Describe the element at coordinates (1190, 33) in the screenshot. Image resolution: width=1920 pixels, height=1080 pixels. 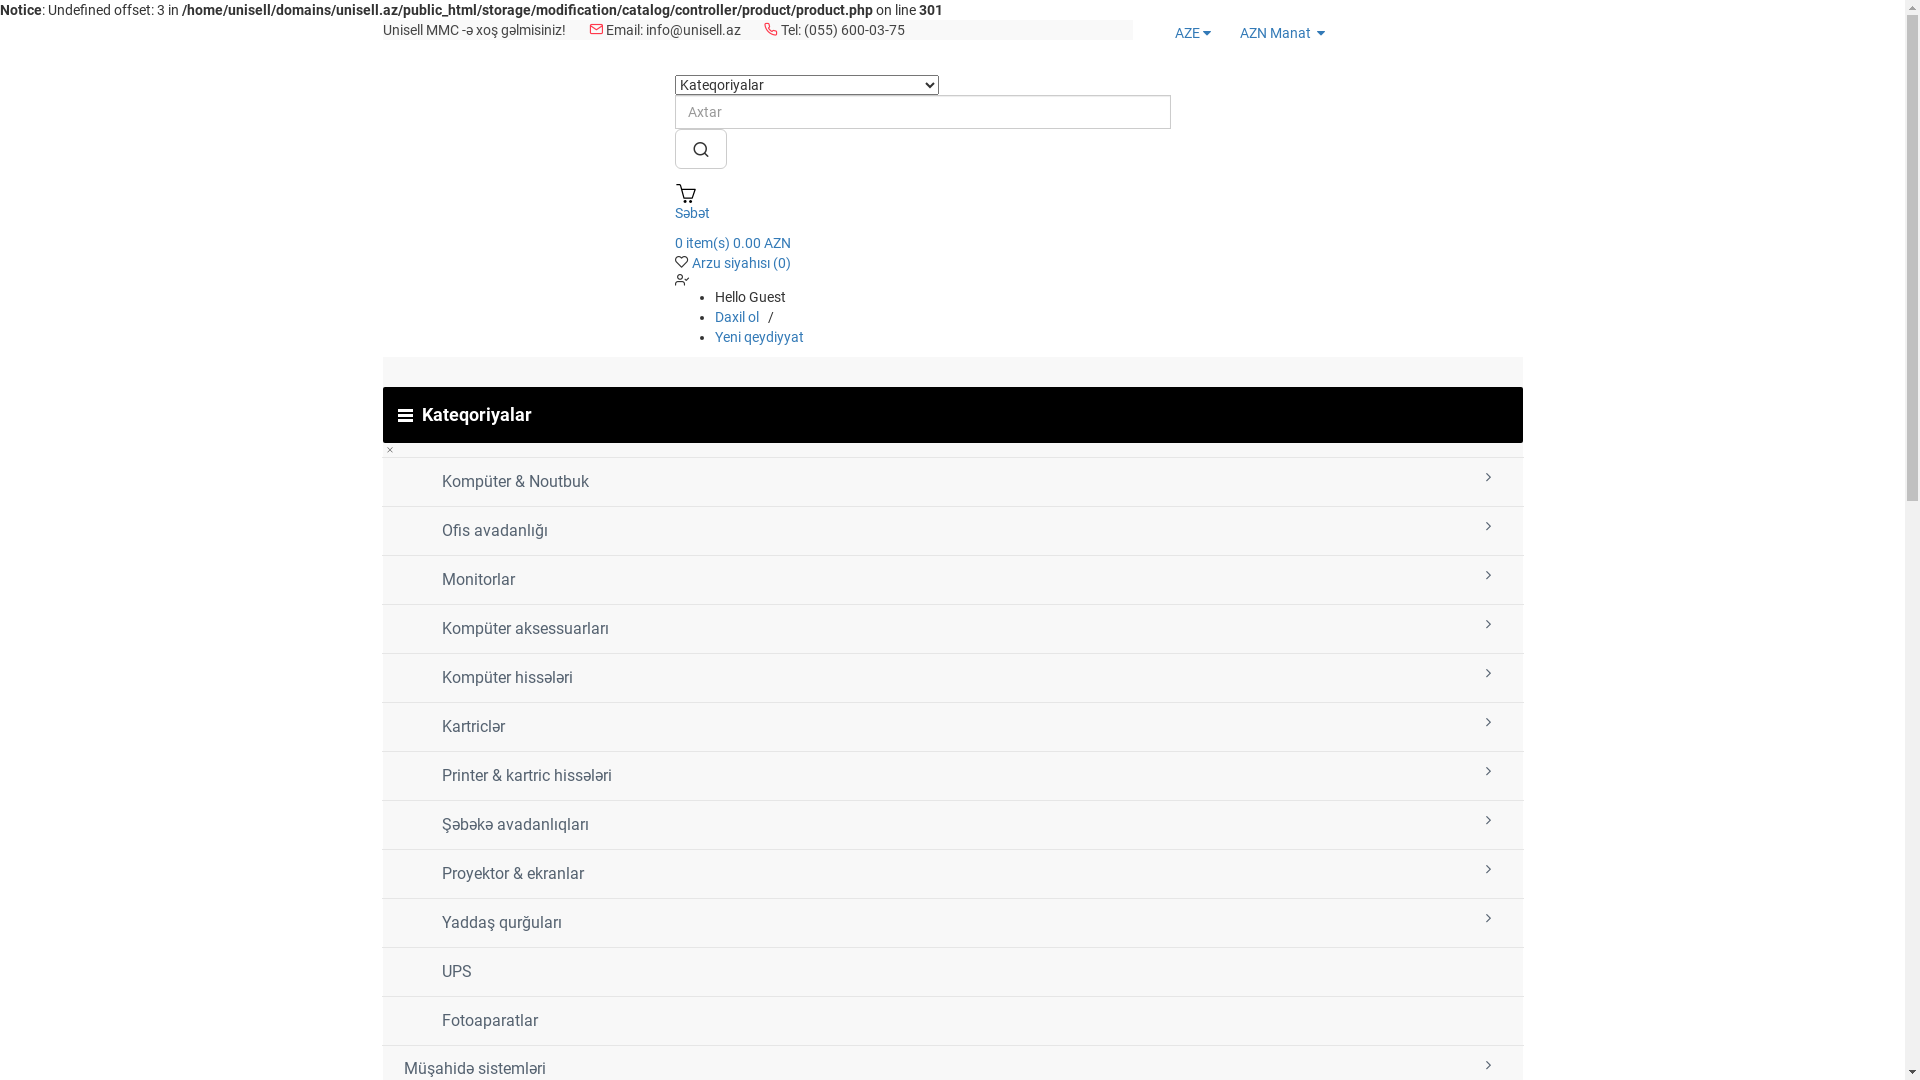
I see `'AZE'` at that location.